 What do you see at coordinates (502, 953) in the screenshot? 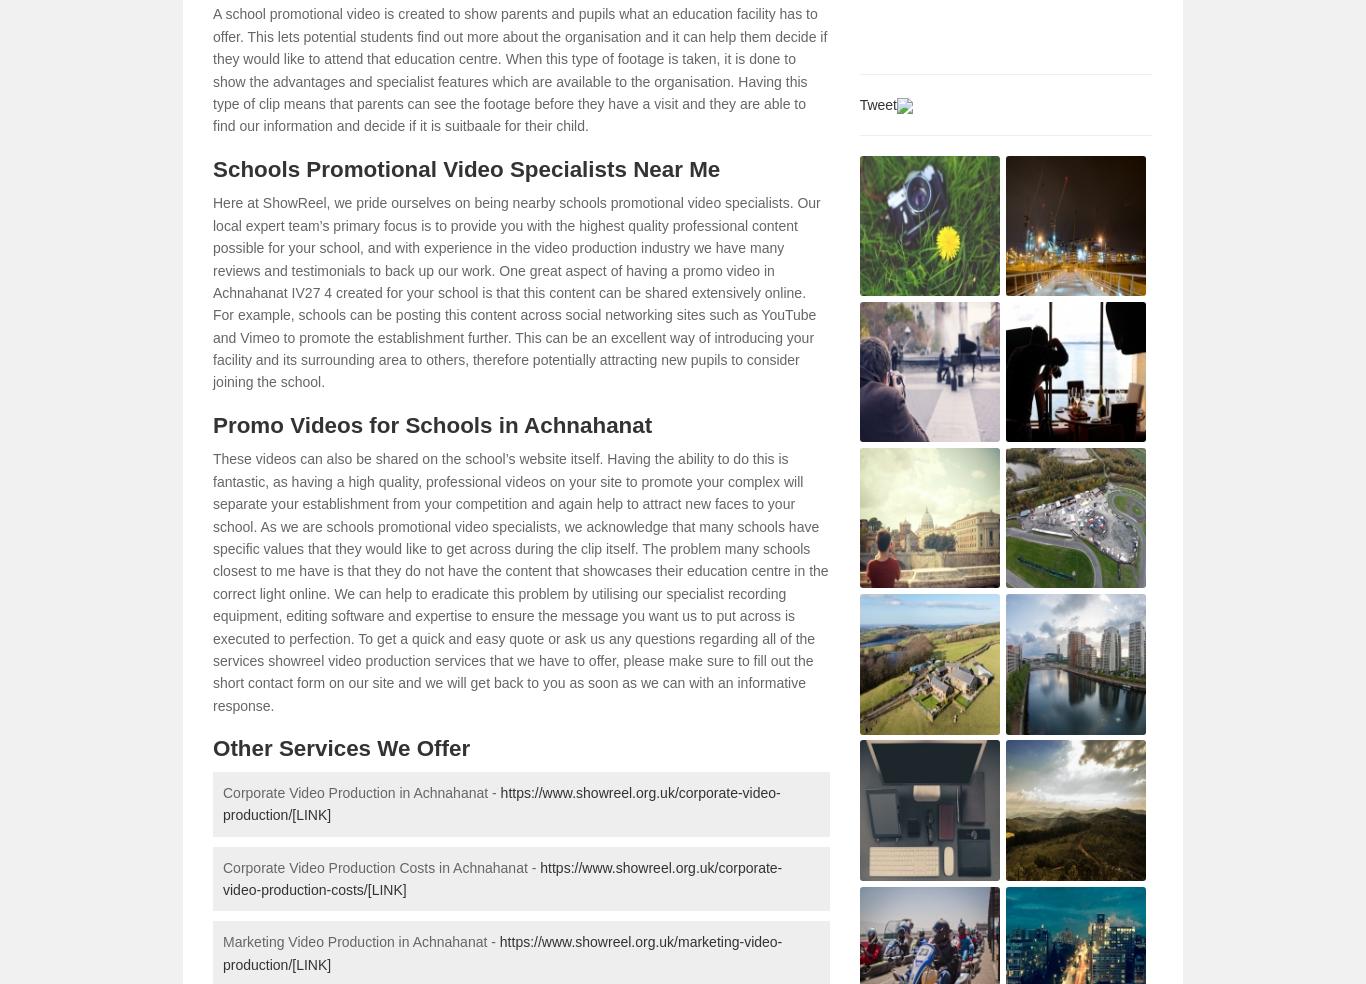
I see `'https://www.showreel.org.uk/marketing-video-production/[LINK]'` at bounding box center [502, 953].